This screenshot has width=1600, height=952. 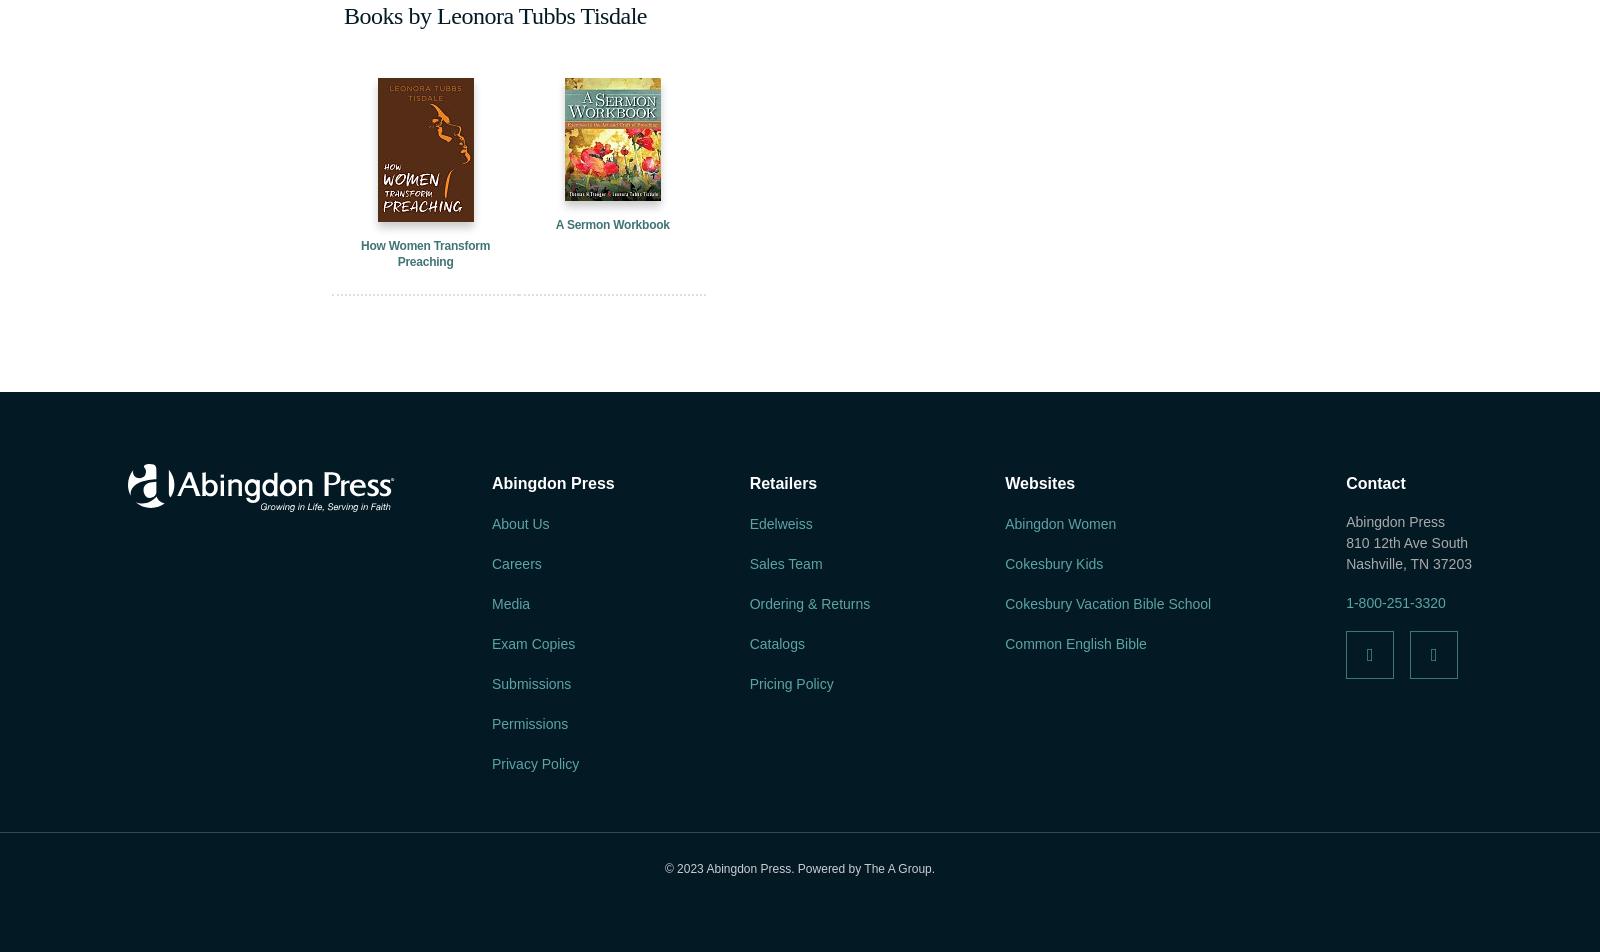 I want to click on 'About Us', so click(x=519, y=523).